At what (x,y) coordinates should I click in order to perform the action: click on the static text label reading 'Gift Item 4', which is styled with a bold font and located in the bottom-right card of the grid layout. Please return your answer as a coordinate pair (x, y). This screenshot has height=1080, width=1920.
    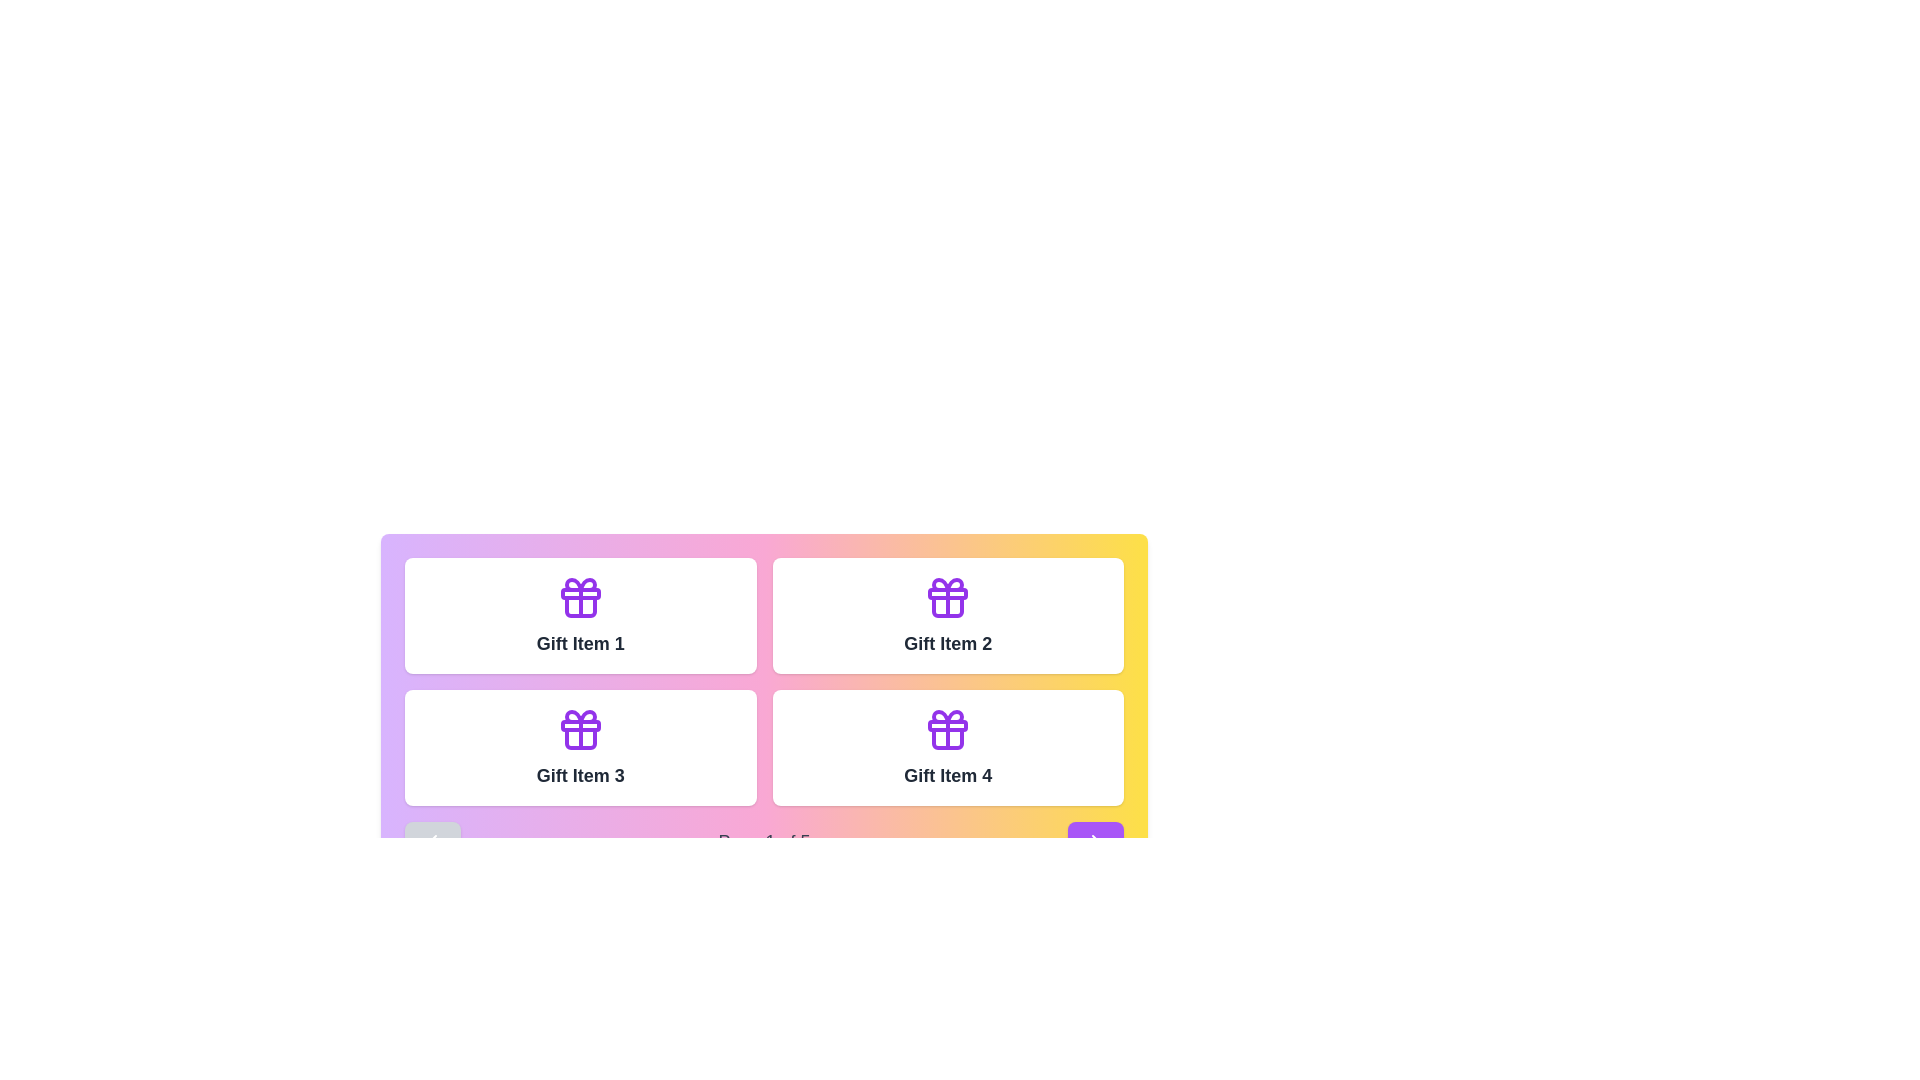
    Looking at the image, I should click on (947, 774).